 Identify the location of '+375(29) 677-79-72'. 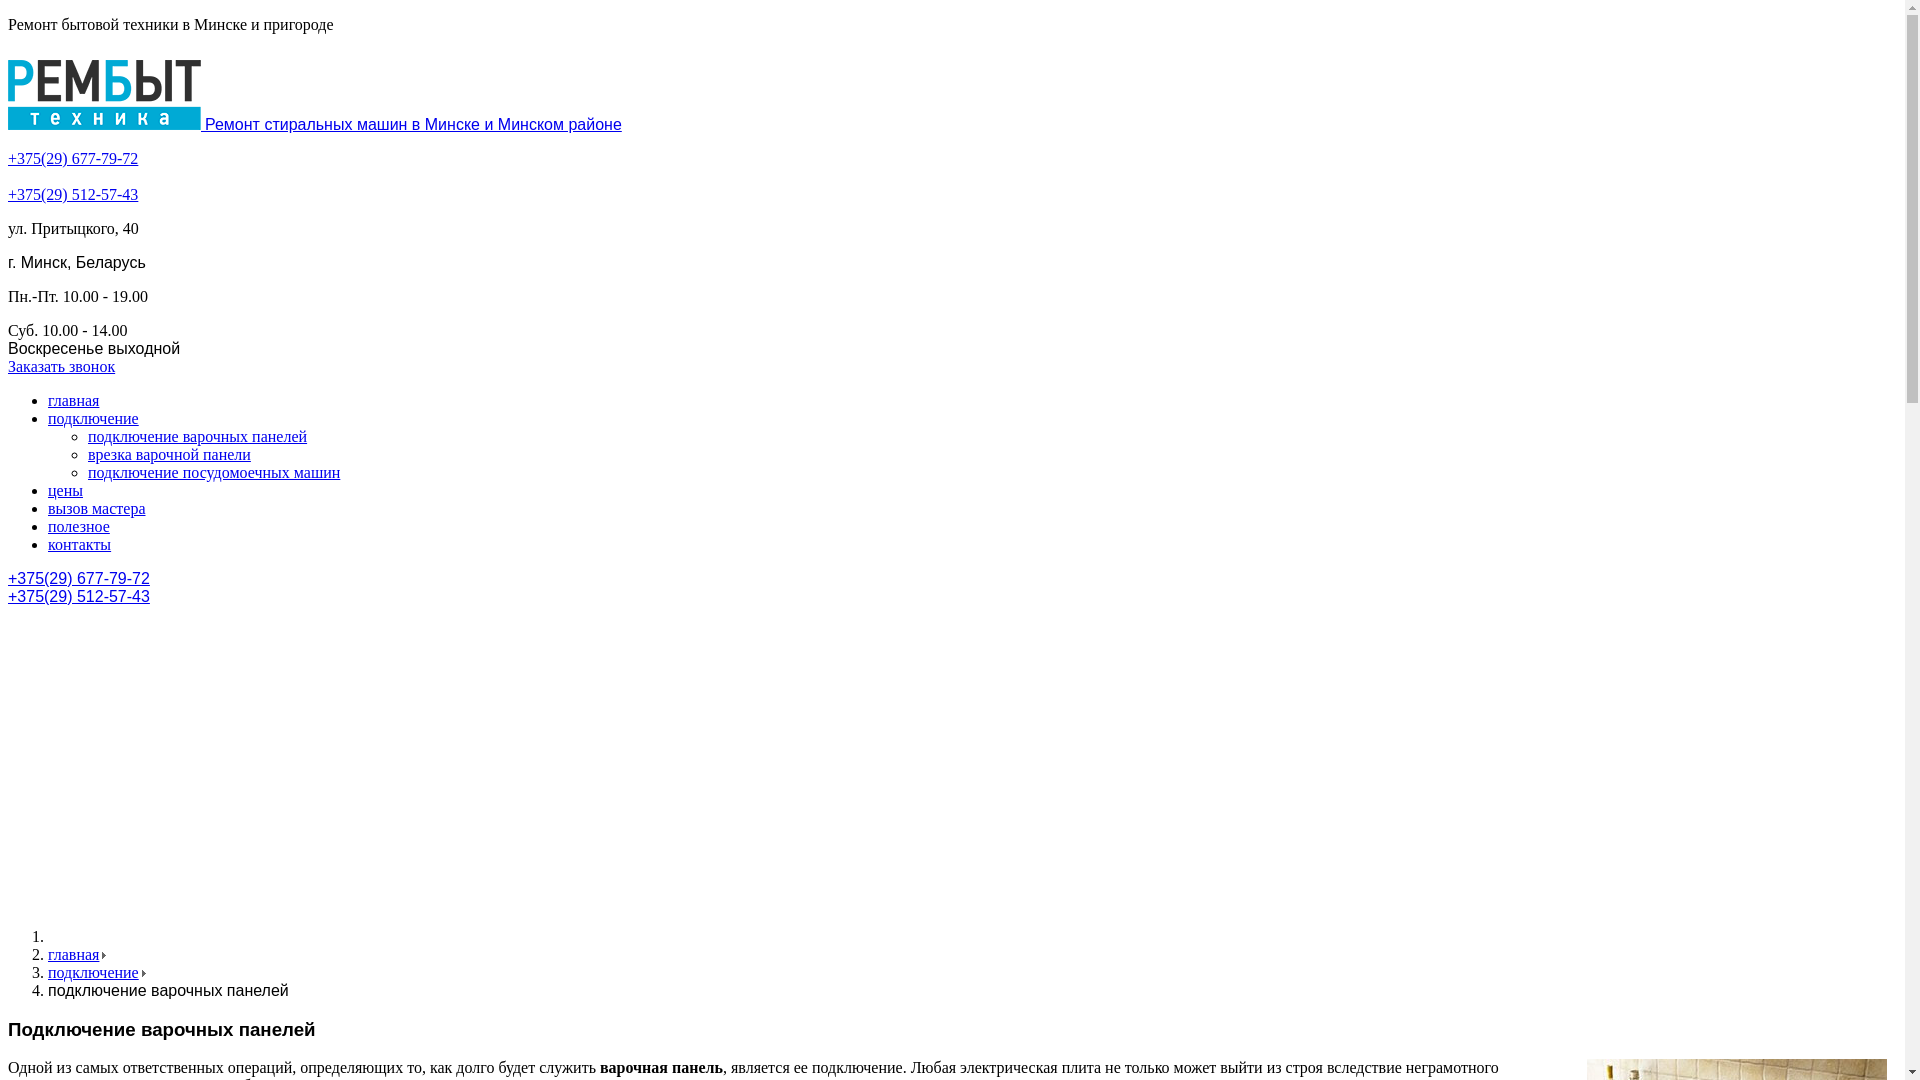
(8, 157).